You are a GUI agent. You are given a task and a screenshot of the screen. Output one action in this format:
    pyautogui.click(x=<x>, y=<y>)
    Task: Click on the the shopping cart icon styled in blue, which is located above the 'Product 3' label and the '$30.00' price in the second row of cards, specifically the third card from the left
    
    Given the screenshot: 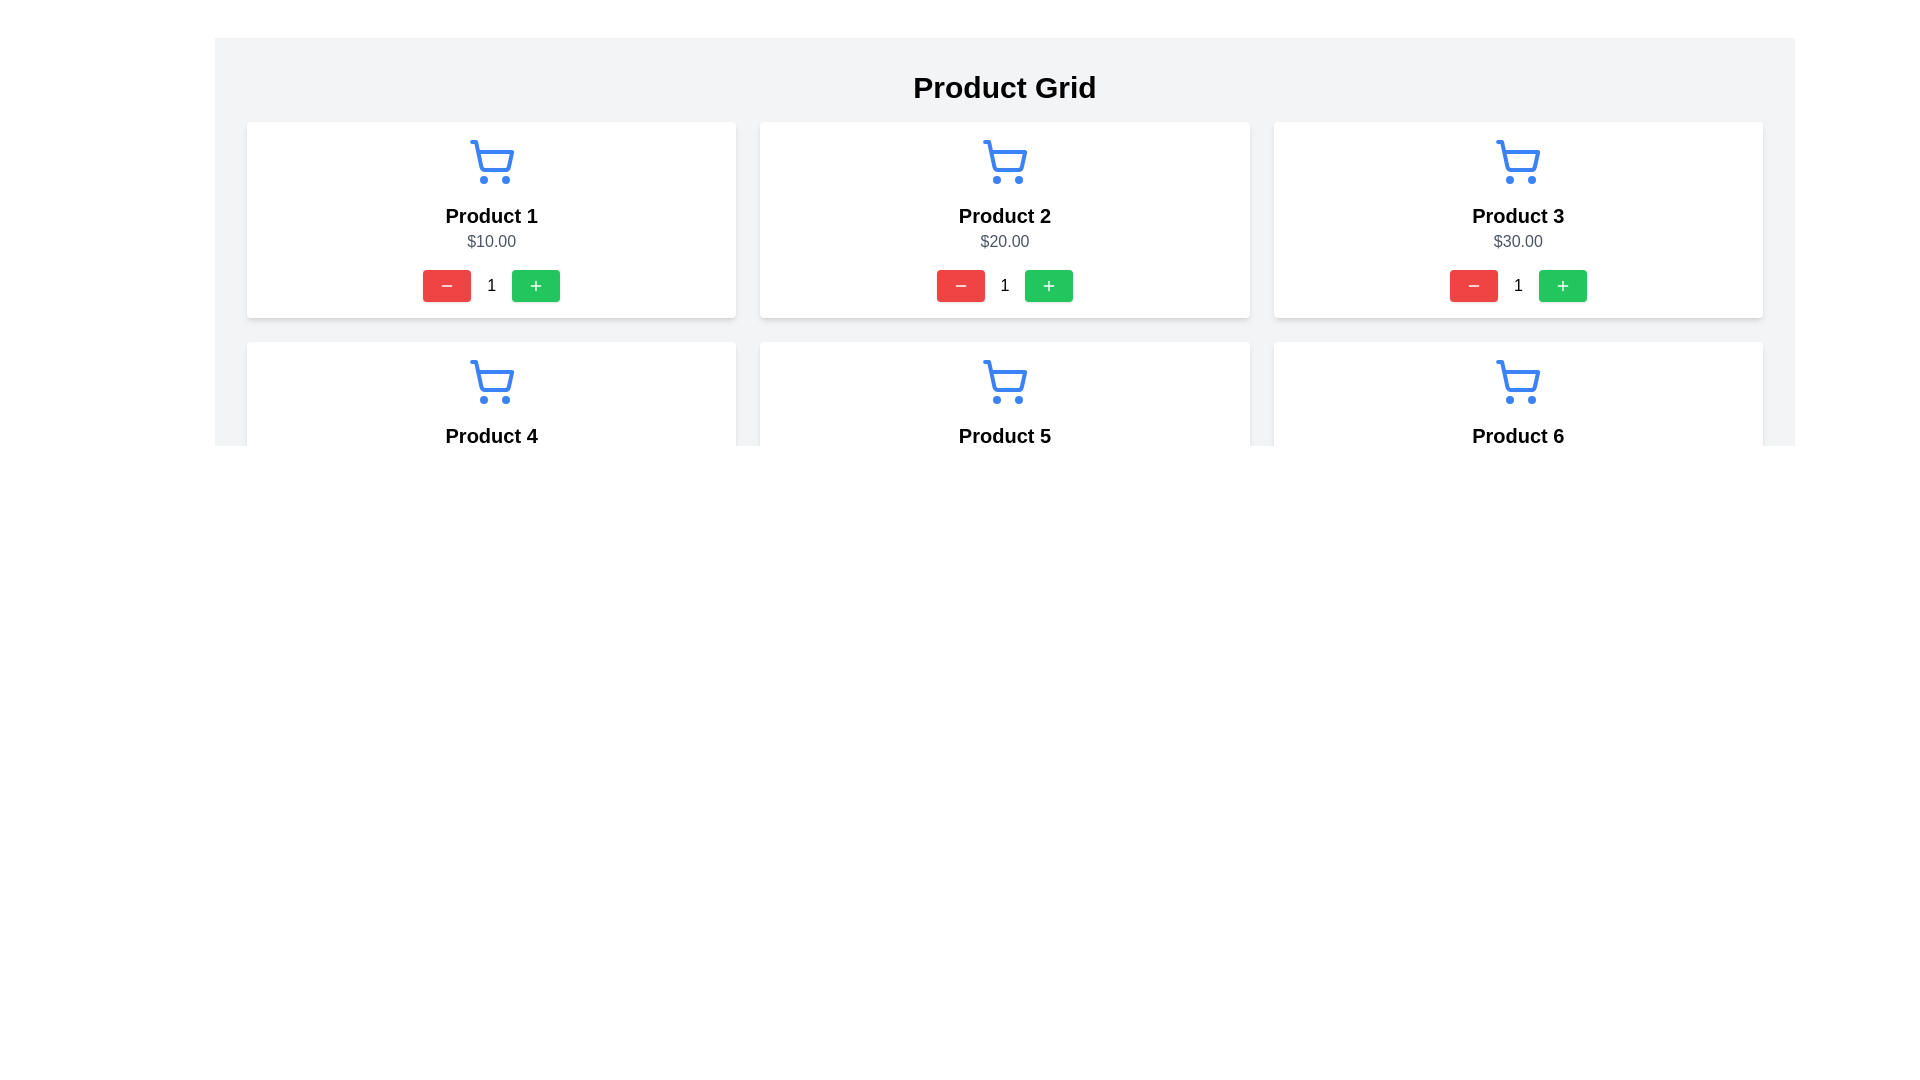 What is the action you would take?
    pyautogui.click(x=1518, y=161)
    